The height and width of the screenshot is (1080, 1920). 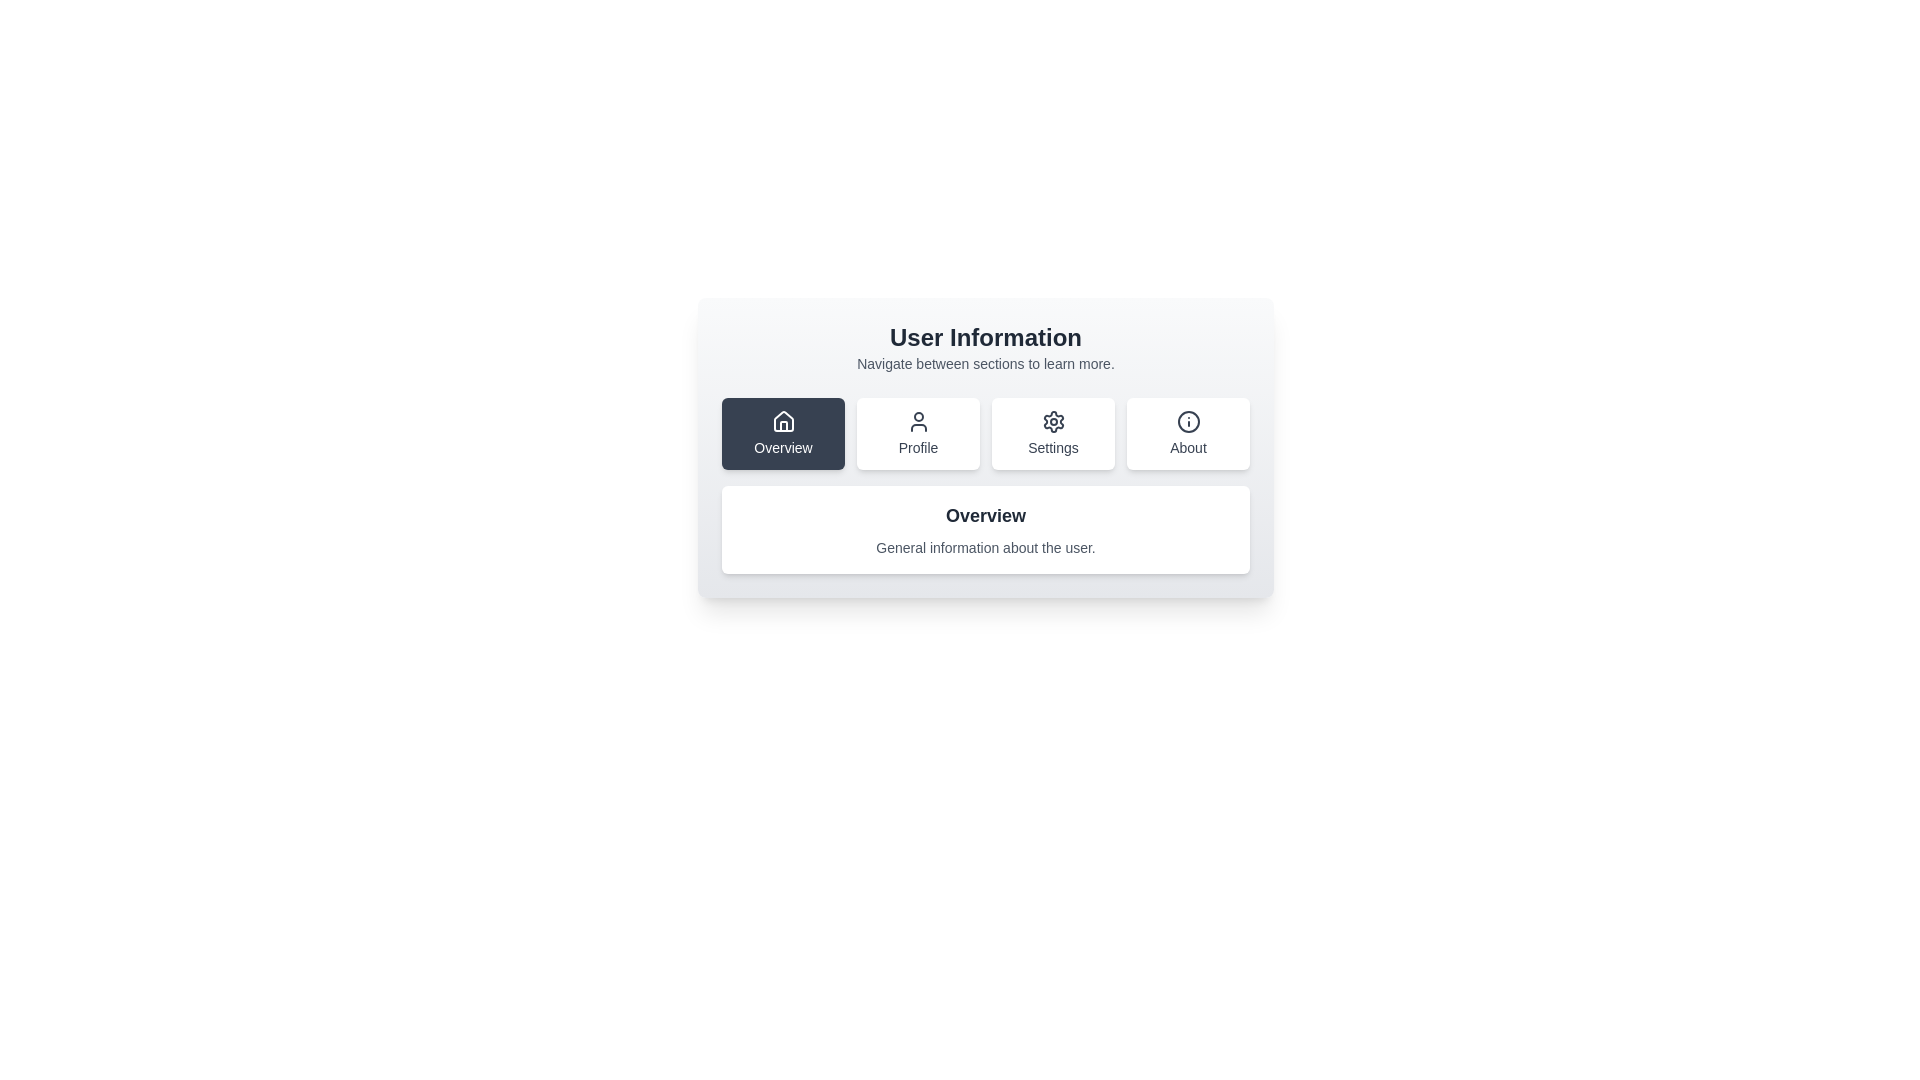 I want to click on the house-shaped icon that signifies the concept of home, located to the left of the 'Overview' button in the navigation bar, so click(x=782, y=425).